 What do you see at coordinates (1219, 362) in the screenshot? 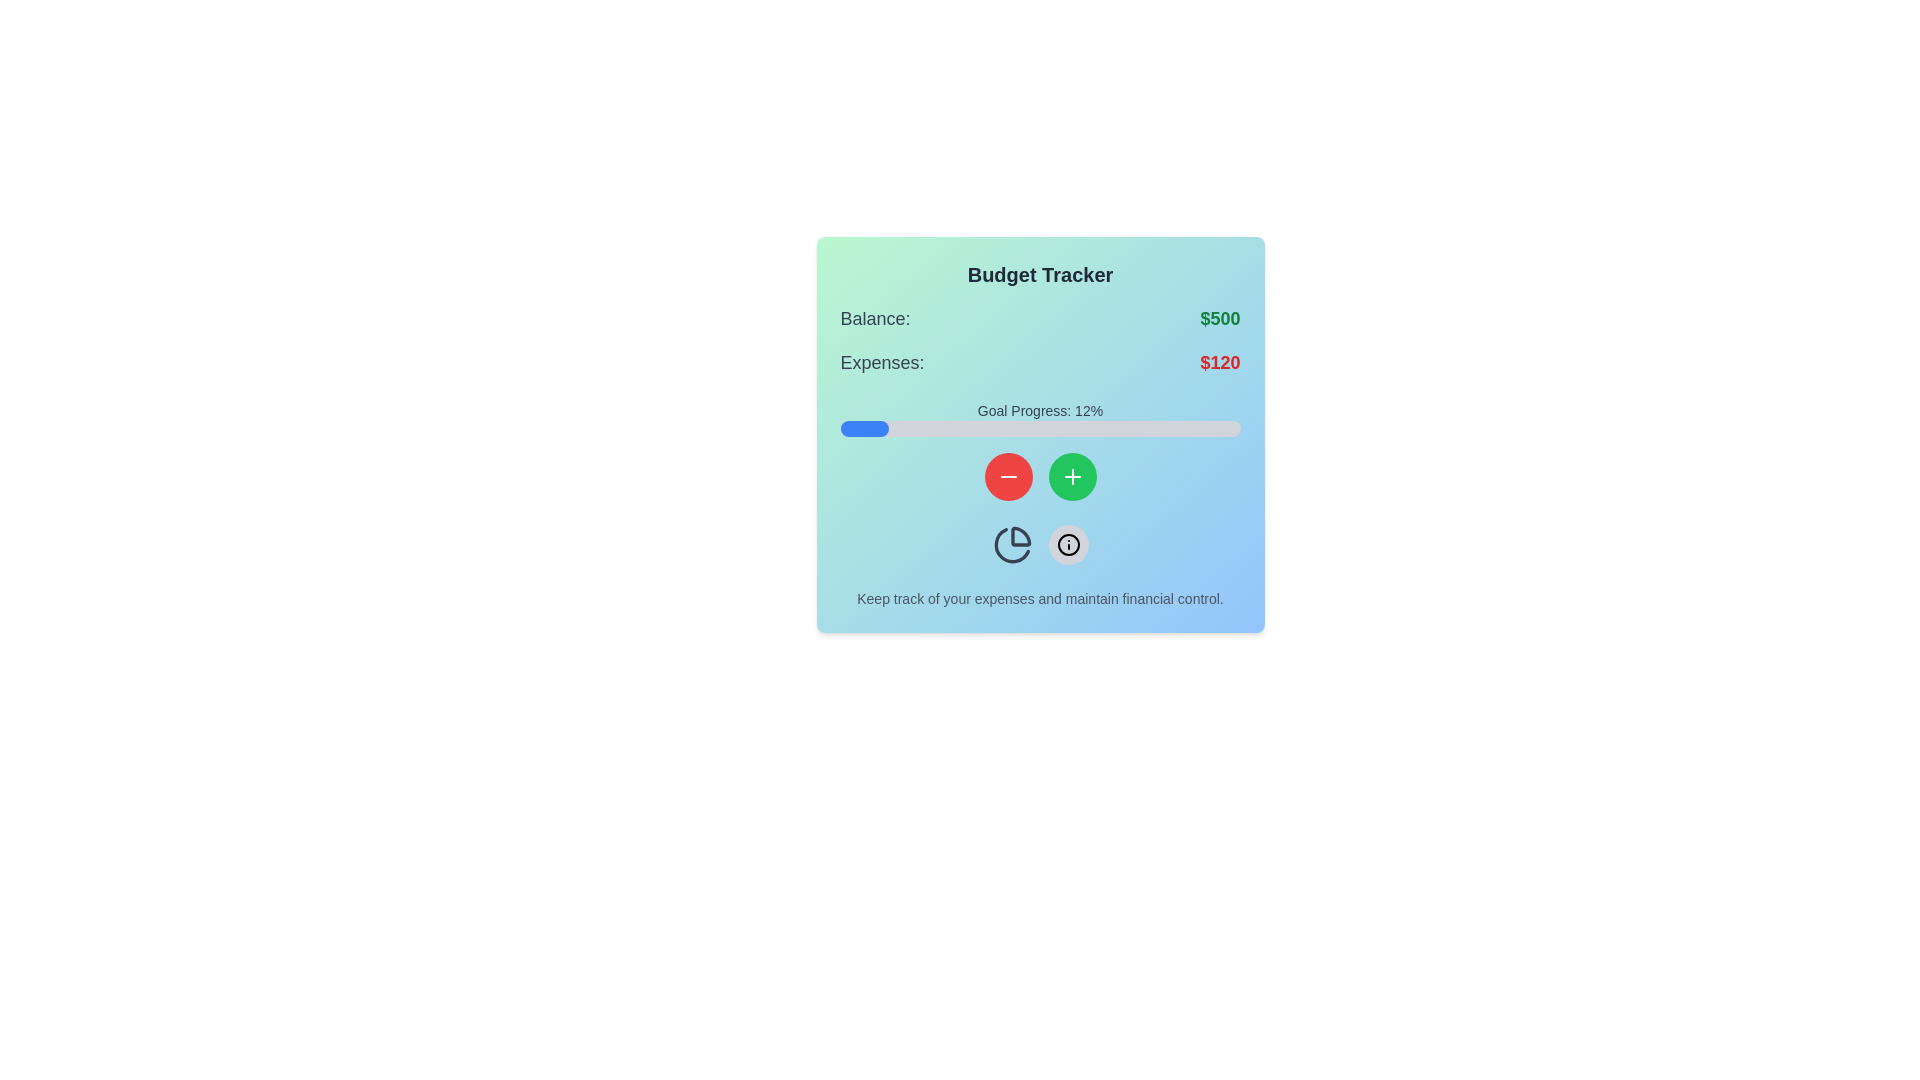
I see `Text label displaying the expense value '$120' in bold red font, positioned next to 'Expenses:' on a pastel gradient background` at bounding box center [1219, 362].